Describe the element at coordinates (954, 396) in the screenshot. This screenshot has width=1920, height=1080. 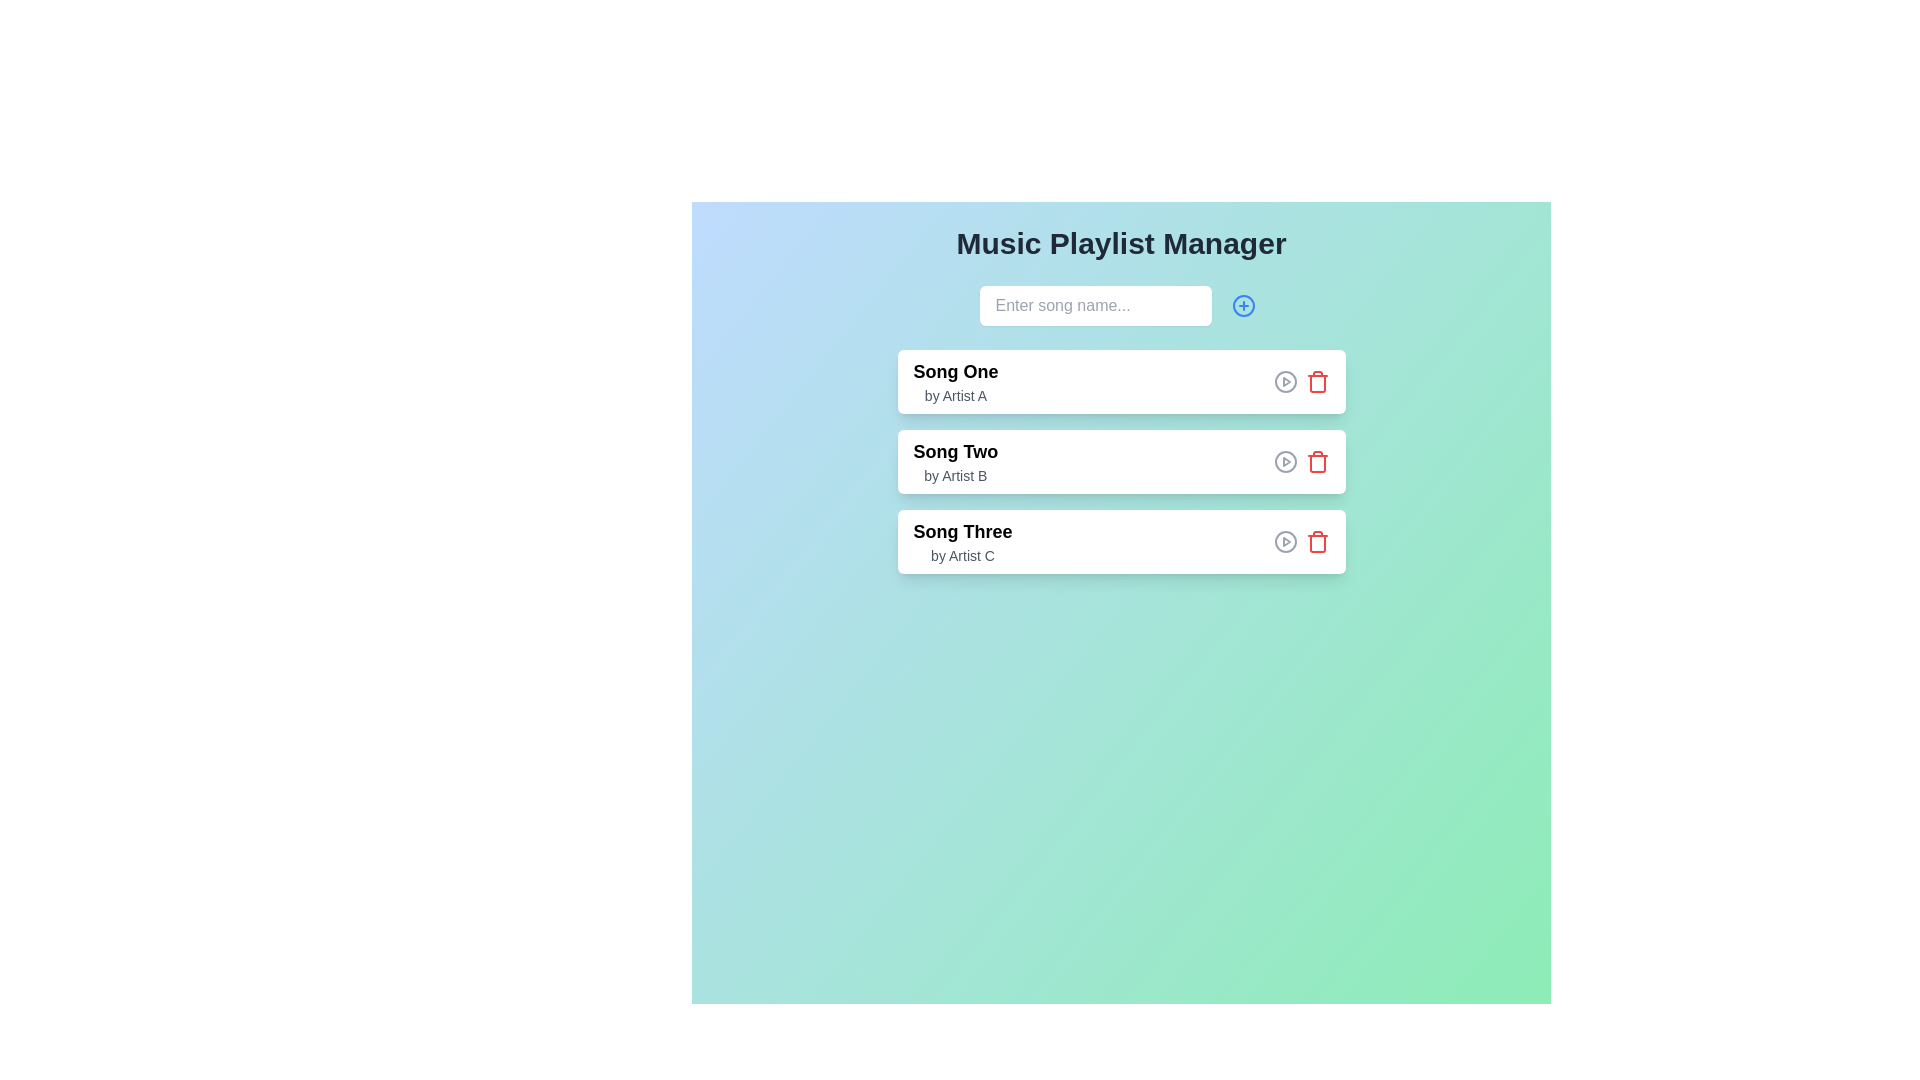
I see `the text label displaying the artist name 'Artist A', which is located below 'Song One' in the Music Playlist Manager interface` at that location.